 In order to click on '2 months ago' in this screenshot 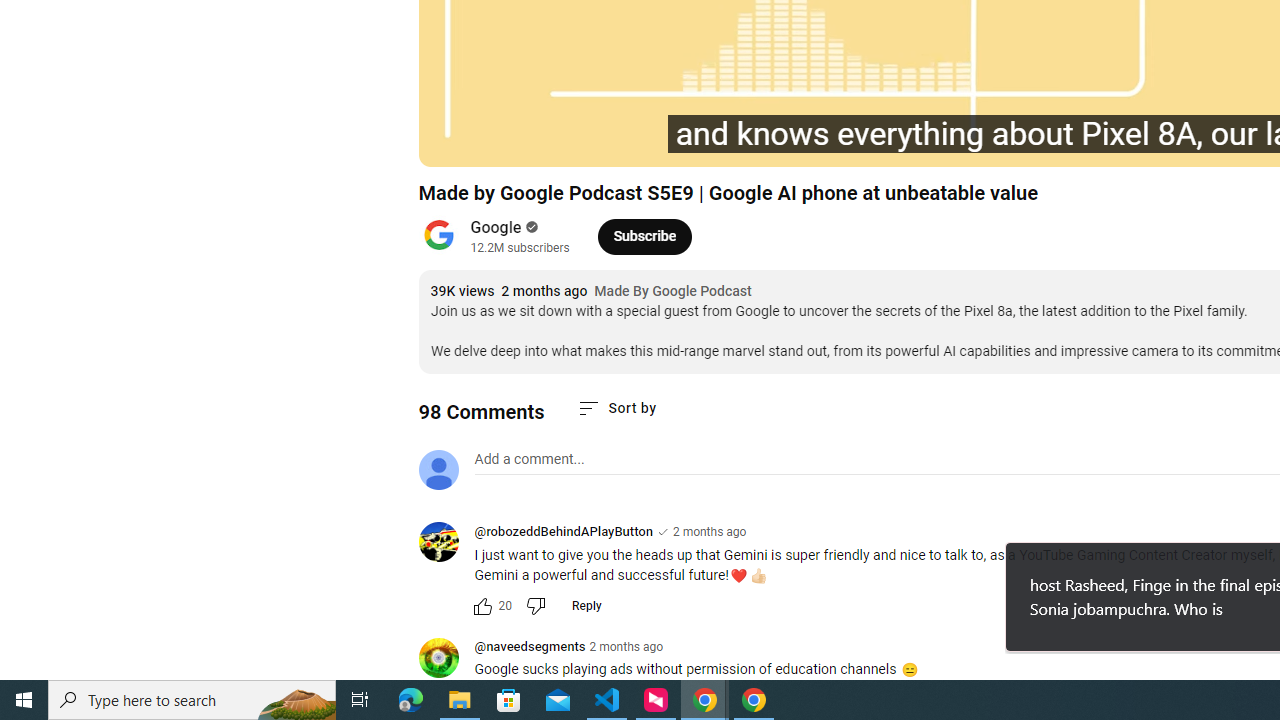, I will do `click(625, 646)`.